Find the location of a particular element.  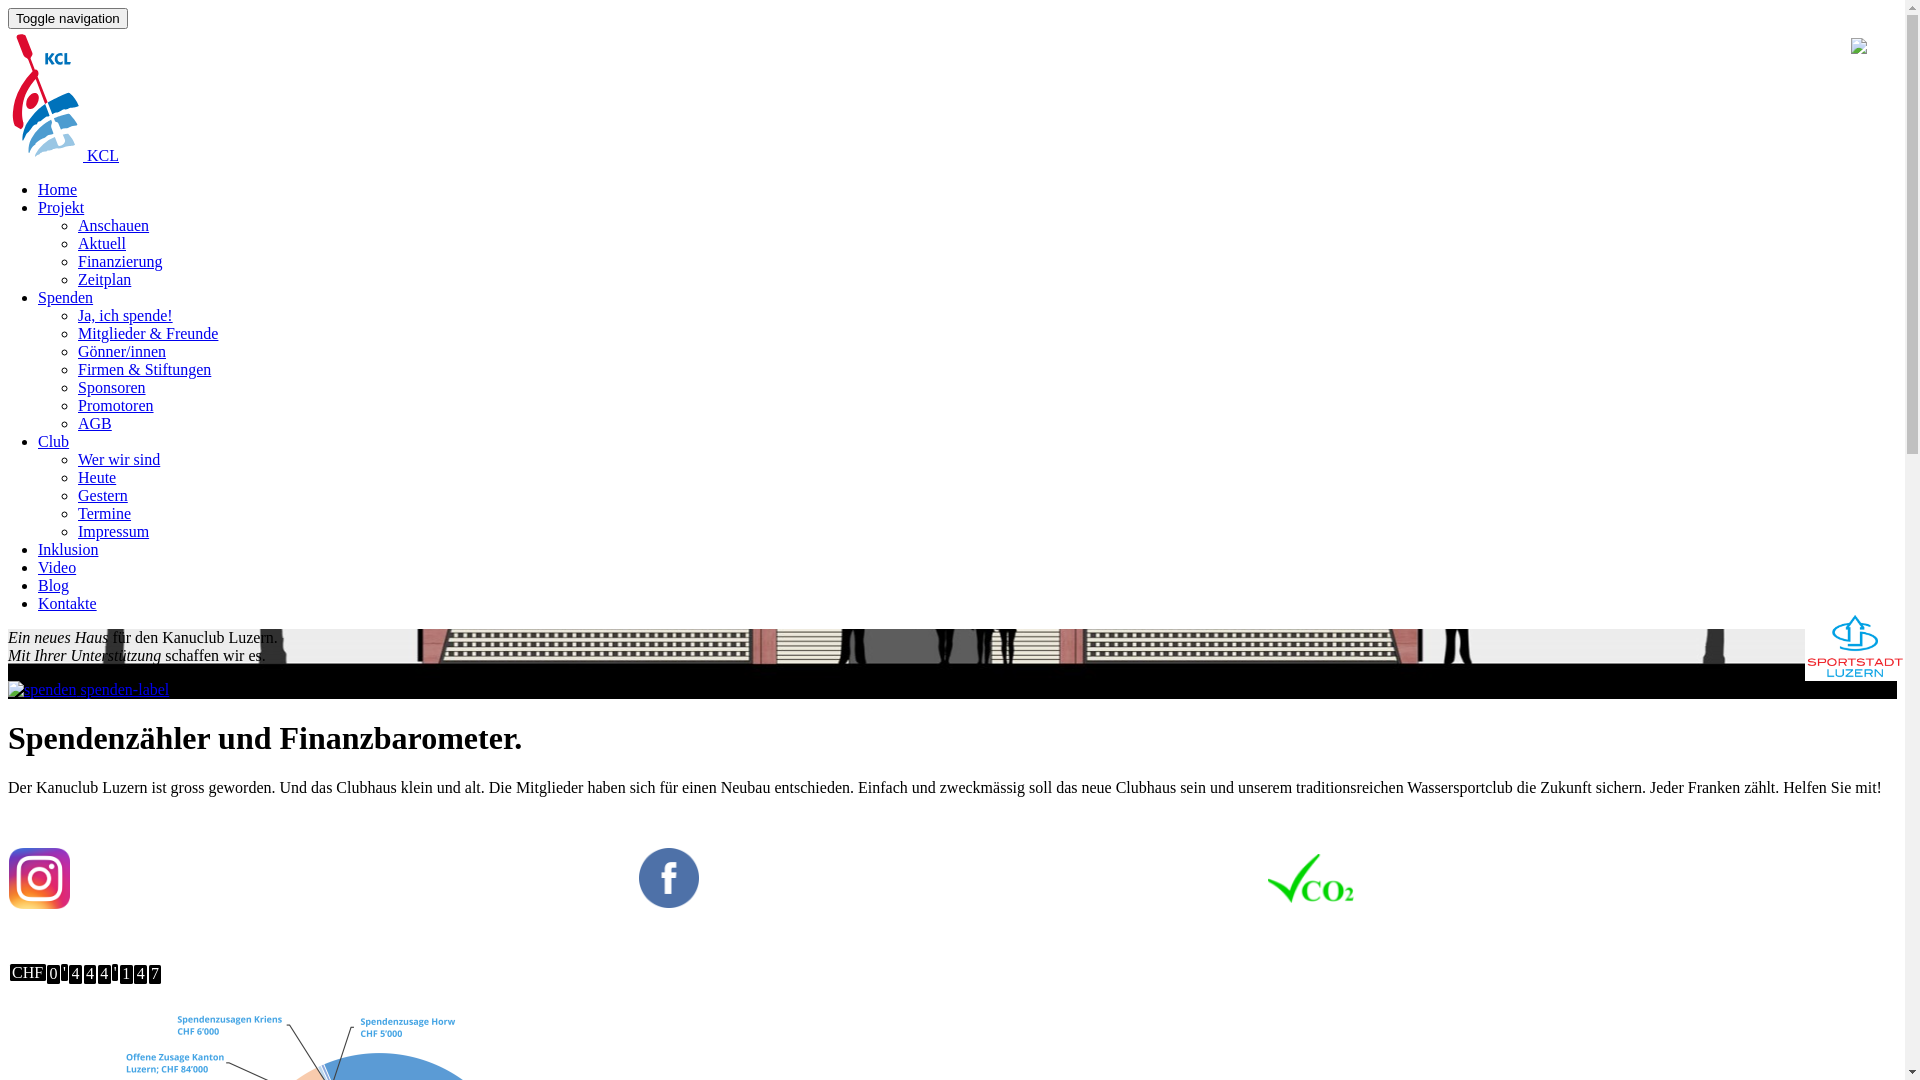

'Toggle navigation' is located at coordinates (67, 18).